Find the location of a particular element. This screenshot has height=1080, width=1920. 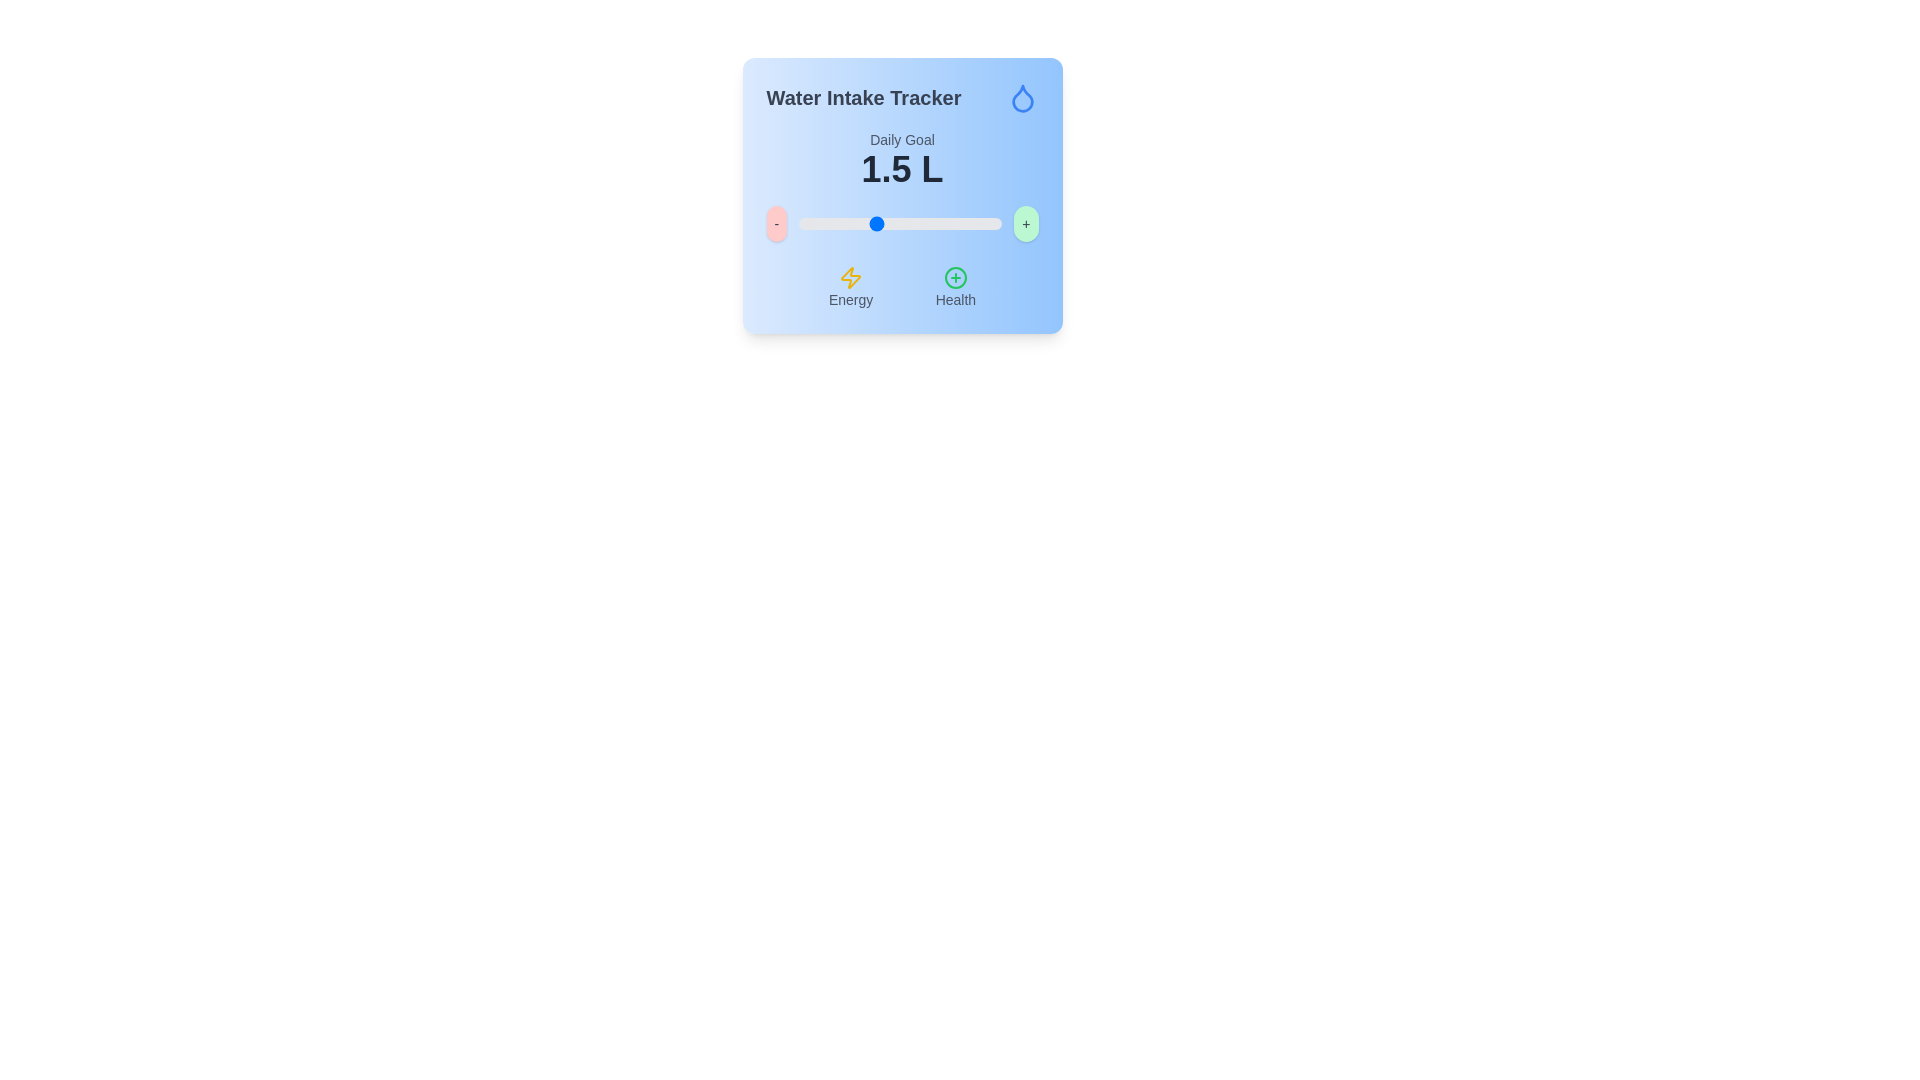

the increment button located at the far right of the horizontal group to change its shade is located at coordinates (1026, 223).